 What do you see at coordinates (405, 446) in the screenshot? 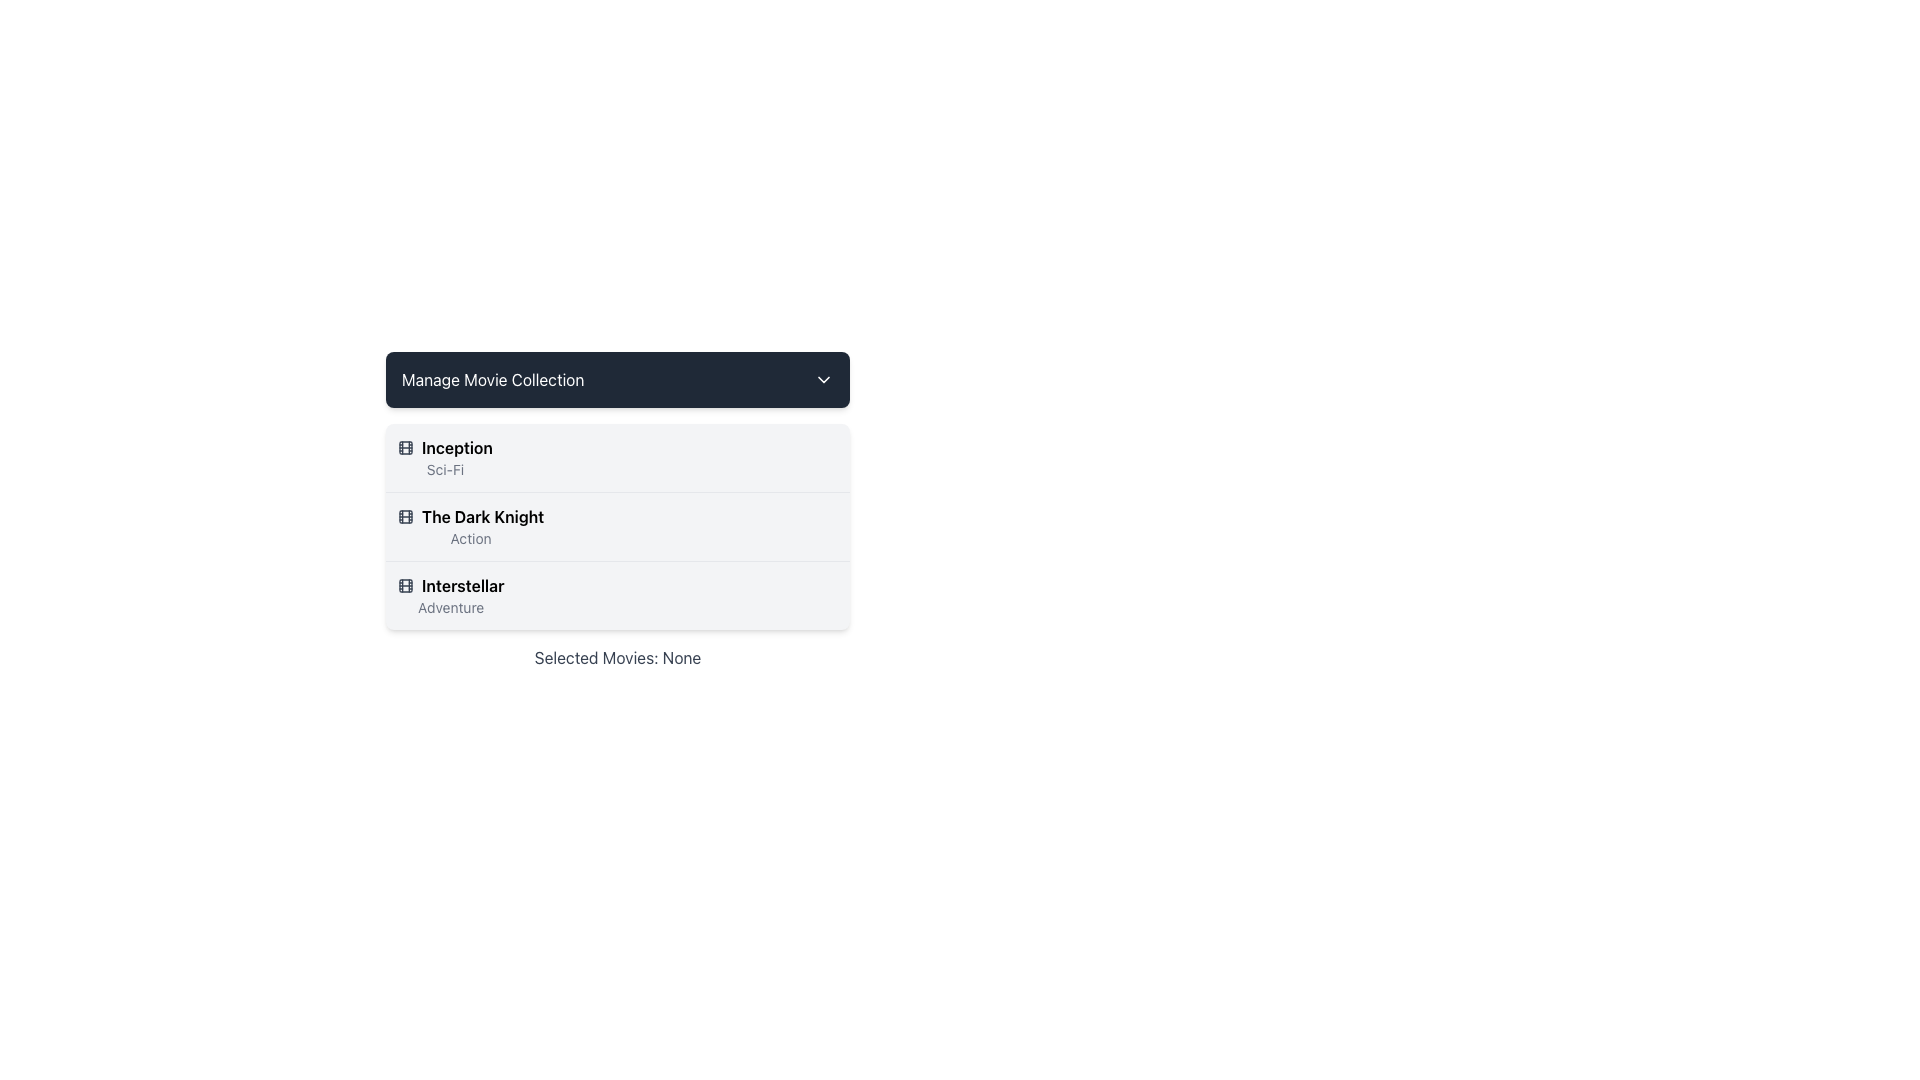
I see `the movie icon representing 'Inception', which is located at the leftmost part of the visible list` at bounding box center [405, 446].